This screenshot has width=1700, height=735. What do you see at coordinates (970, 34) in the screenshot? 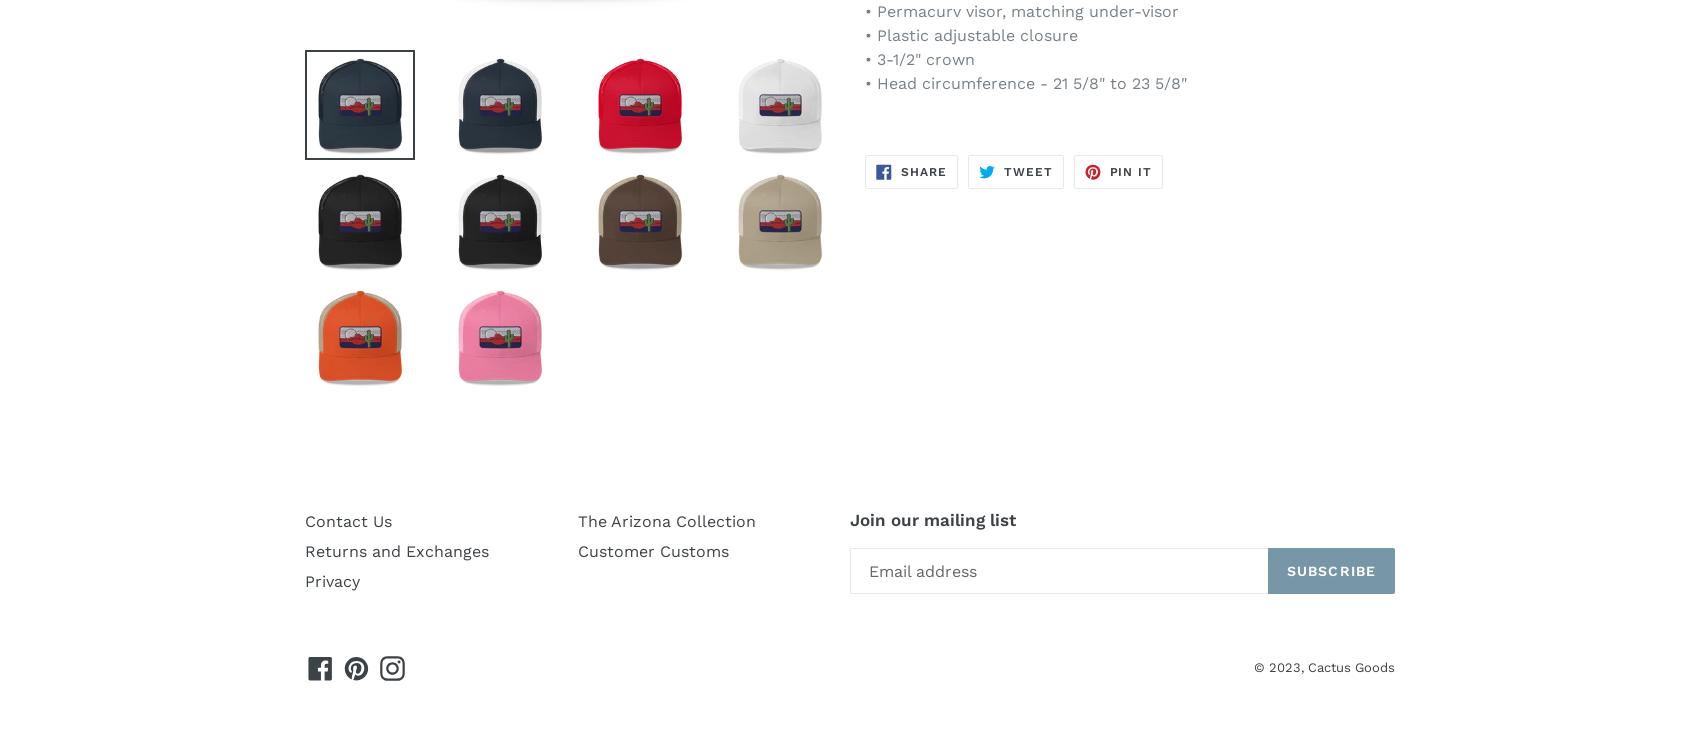
I see `'• Plastic adjustable closure'` at bounding box center [970, 34].